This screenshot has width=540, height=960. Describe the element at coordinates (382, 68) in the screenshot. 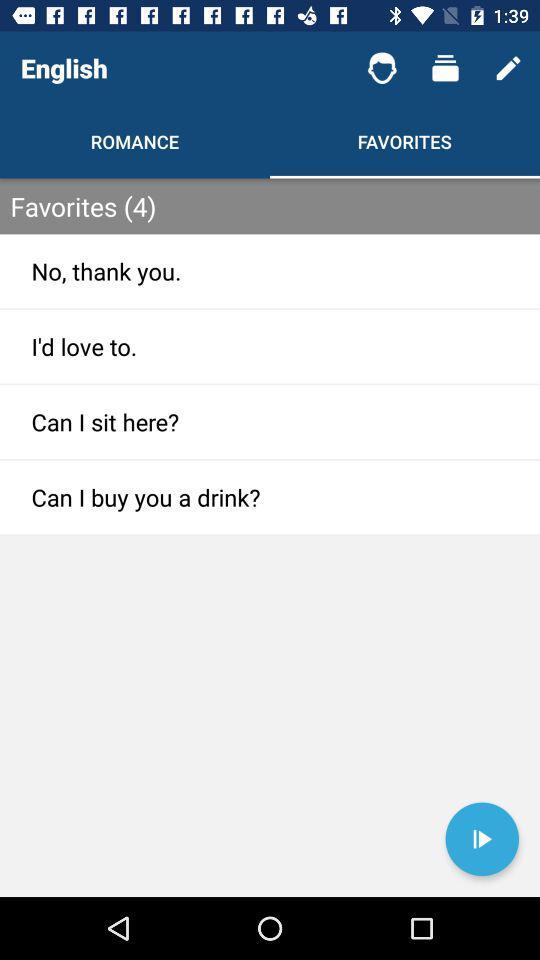

I see `the item above the favorites` at that location.